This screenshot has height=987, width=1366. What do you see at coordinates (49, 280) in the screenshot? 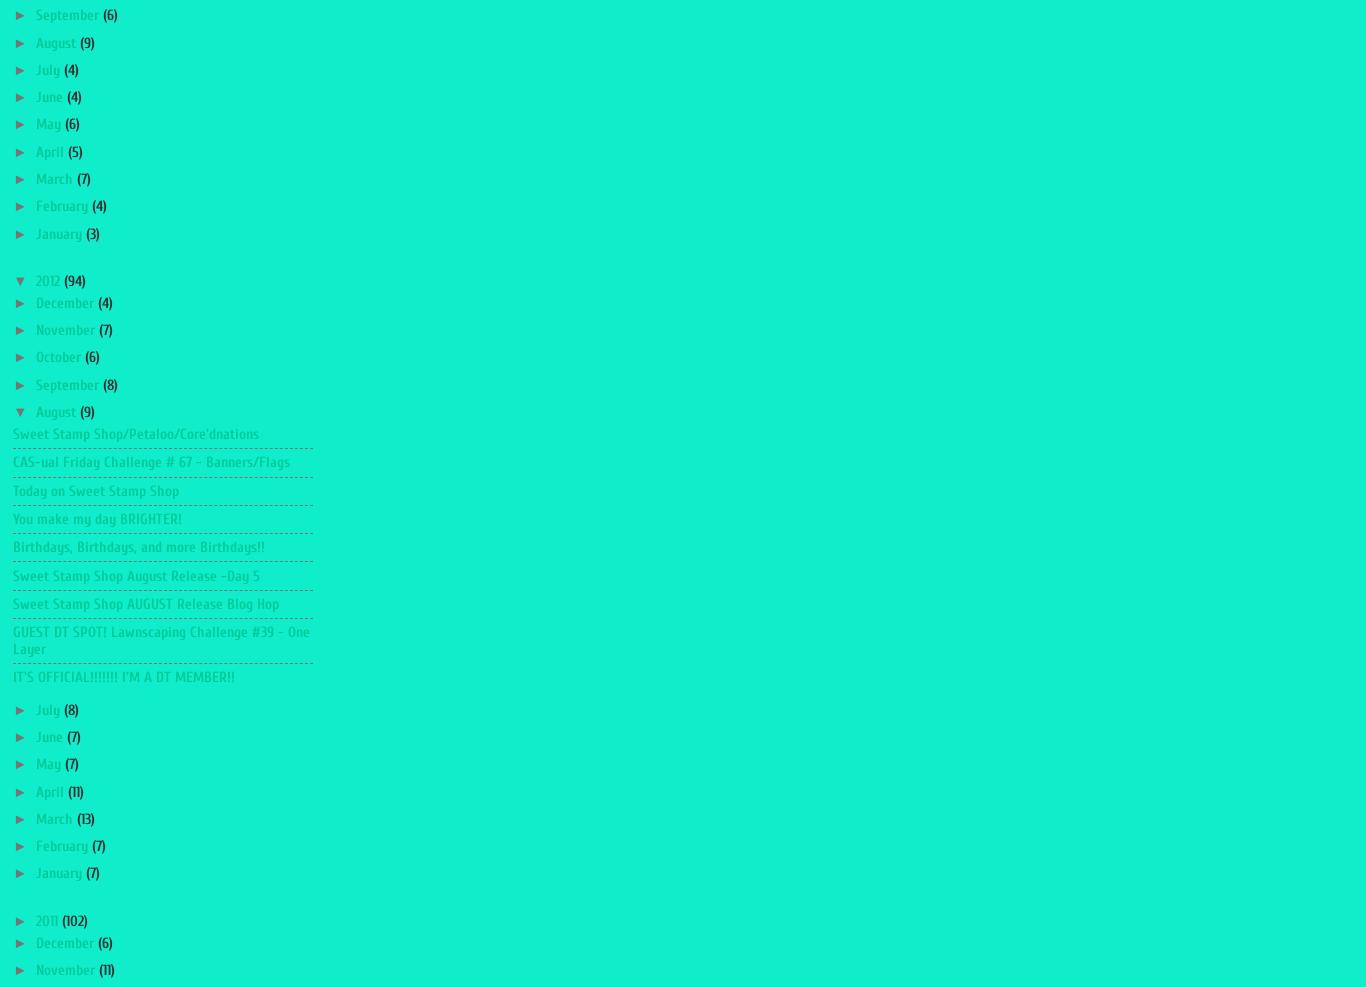
I see `'2012'` at bounding box center [49, 280].